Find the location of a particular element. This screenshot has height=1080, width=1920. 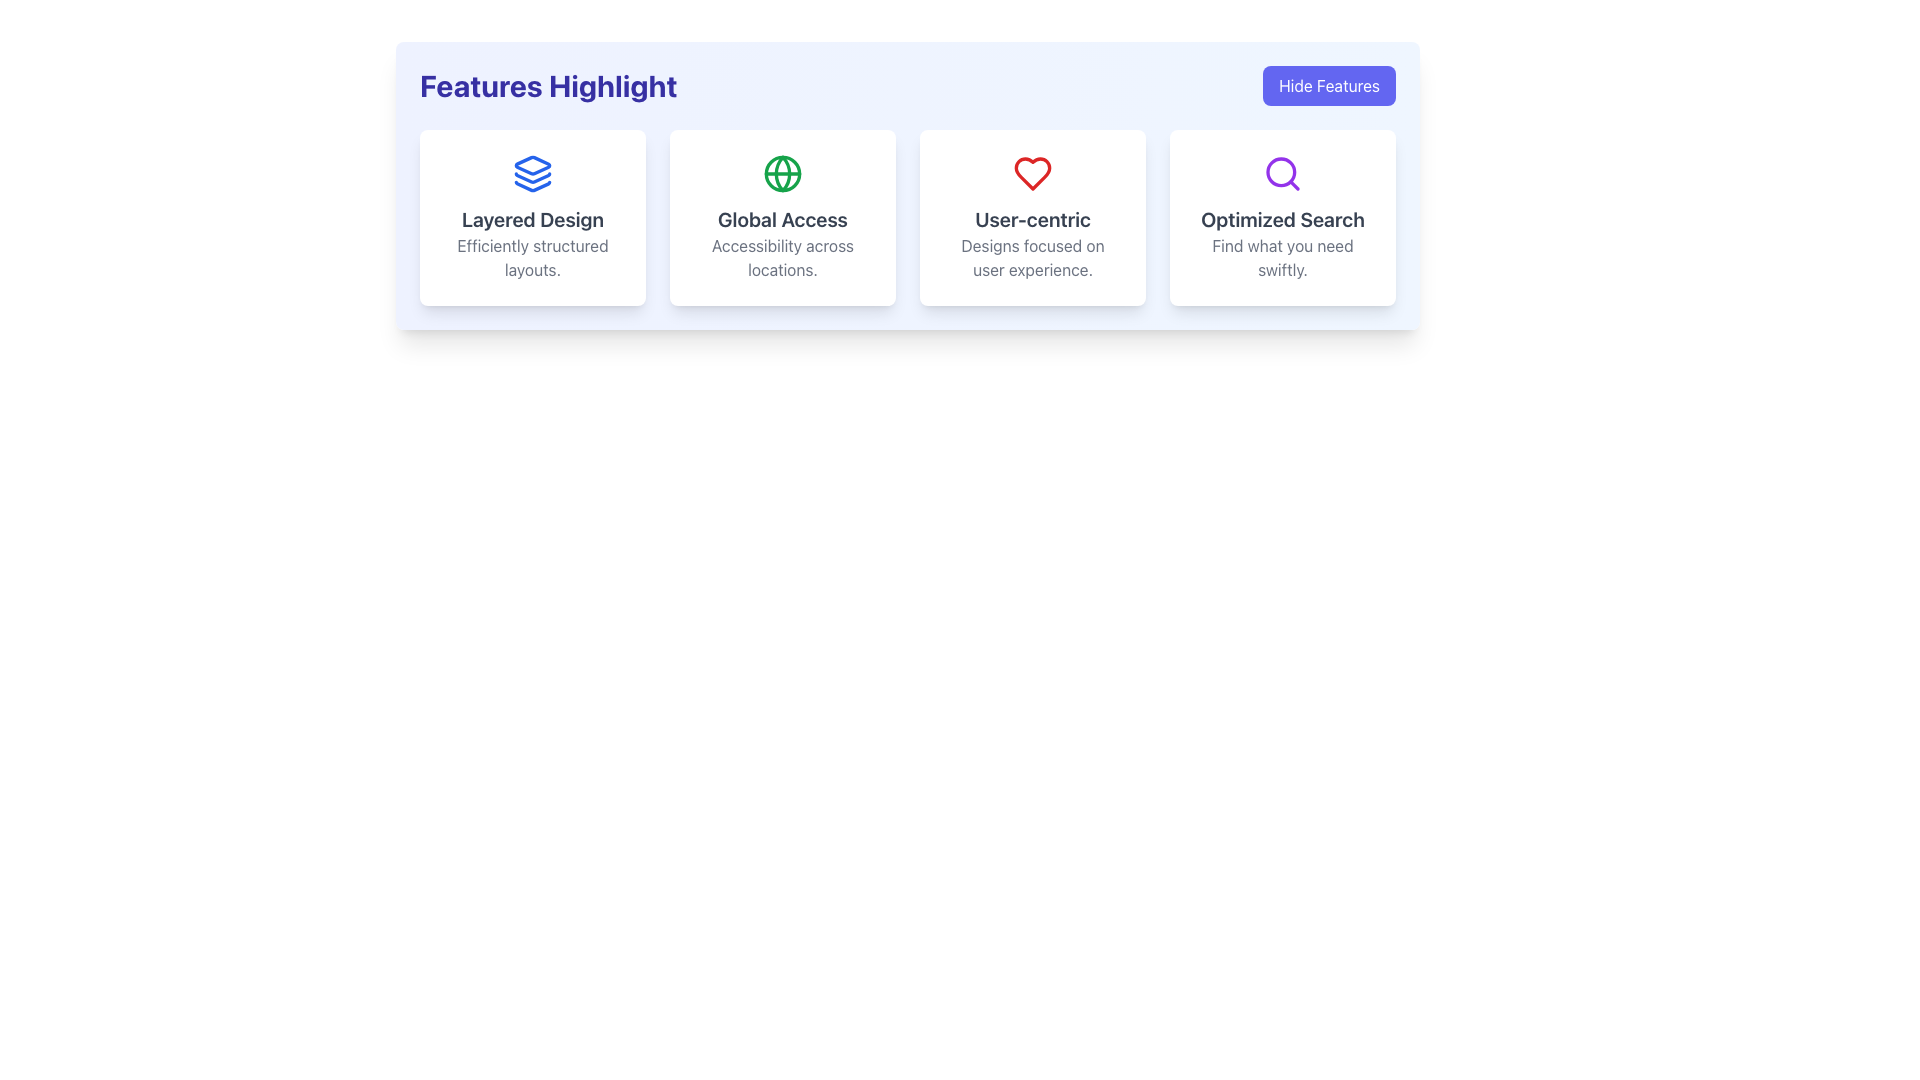

the Informational Card that has a red heart icon at the top, bold 'User-centric' text in dark gray, and a smaller description text below it, positioned between the 'Global Access' and 'Optimized Search' cards is located at coordinates (1032, 218).